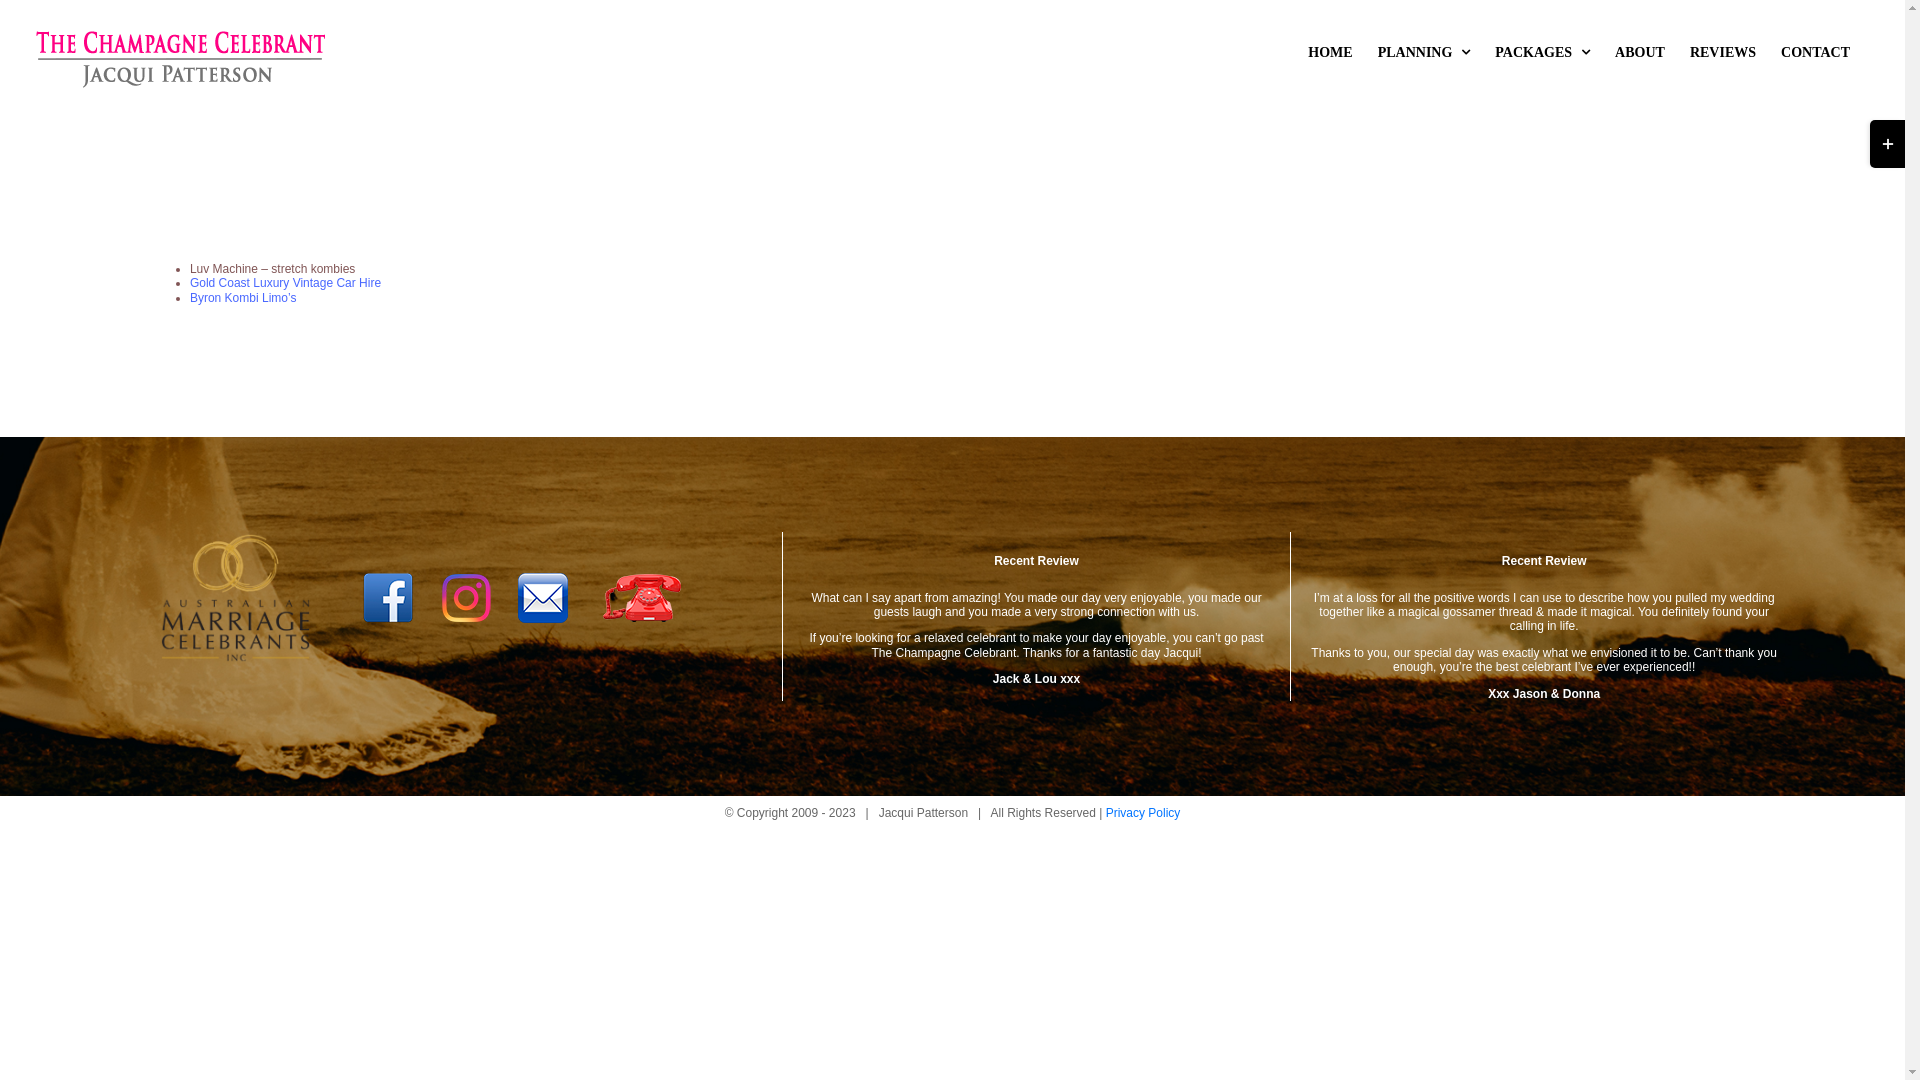  I want to click on 'Gold Coast Luxury Vintage Car Hire', so click(284, 282).